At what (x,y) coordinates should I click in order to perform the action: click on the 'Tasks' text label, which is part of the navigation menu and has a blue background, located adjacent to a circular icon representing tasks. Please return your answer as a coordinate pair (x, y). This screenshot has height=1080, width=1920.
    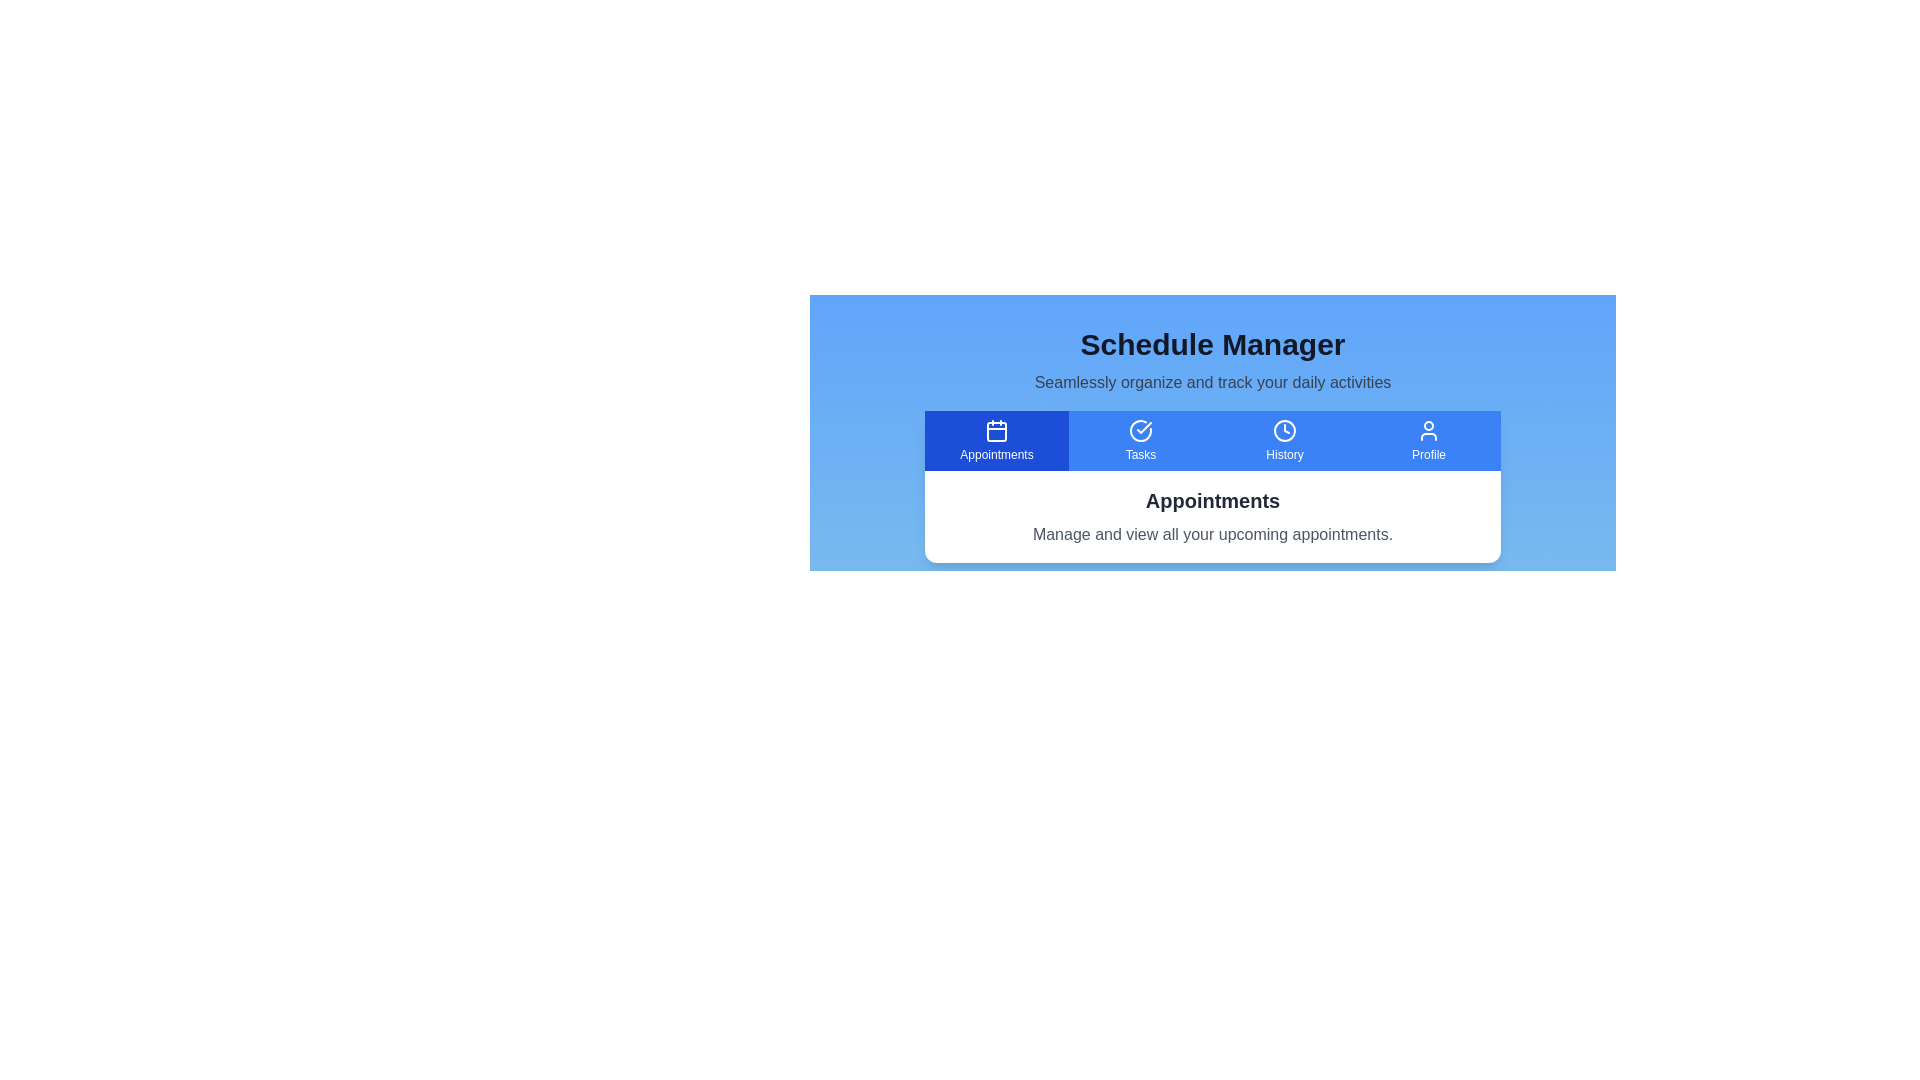
    Looking at the image, I should click on (1141, 455).